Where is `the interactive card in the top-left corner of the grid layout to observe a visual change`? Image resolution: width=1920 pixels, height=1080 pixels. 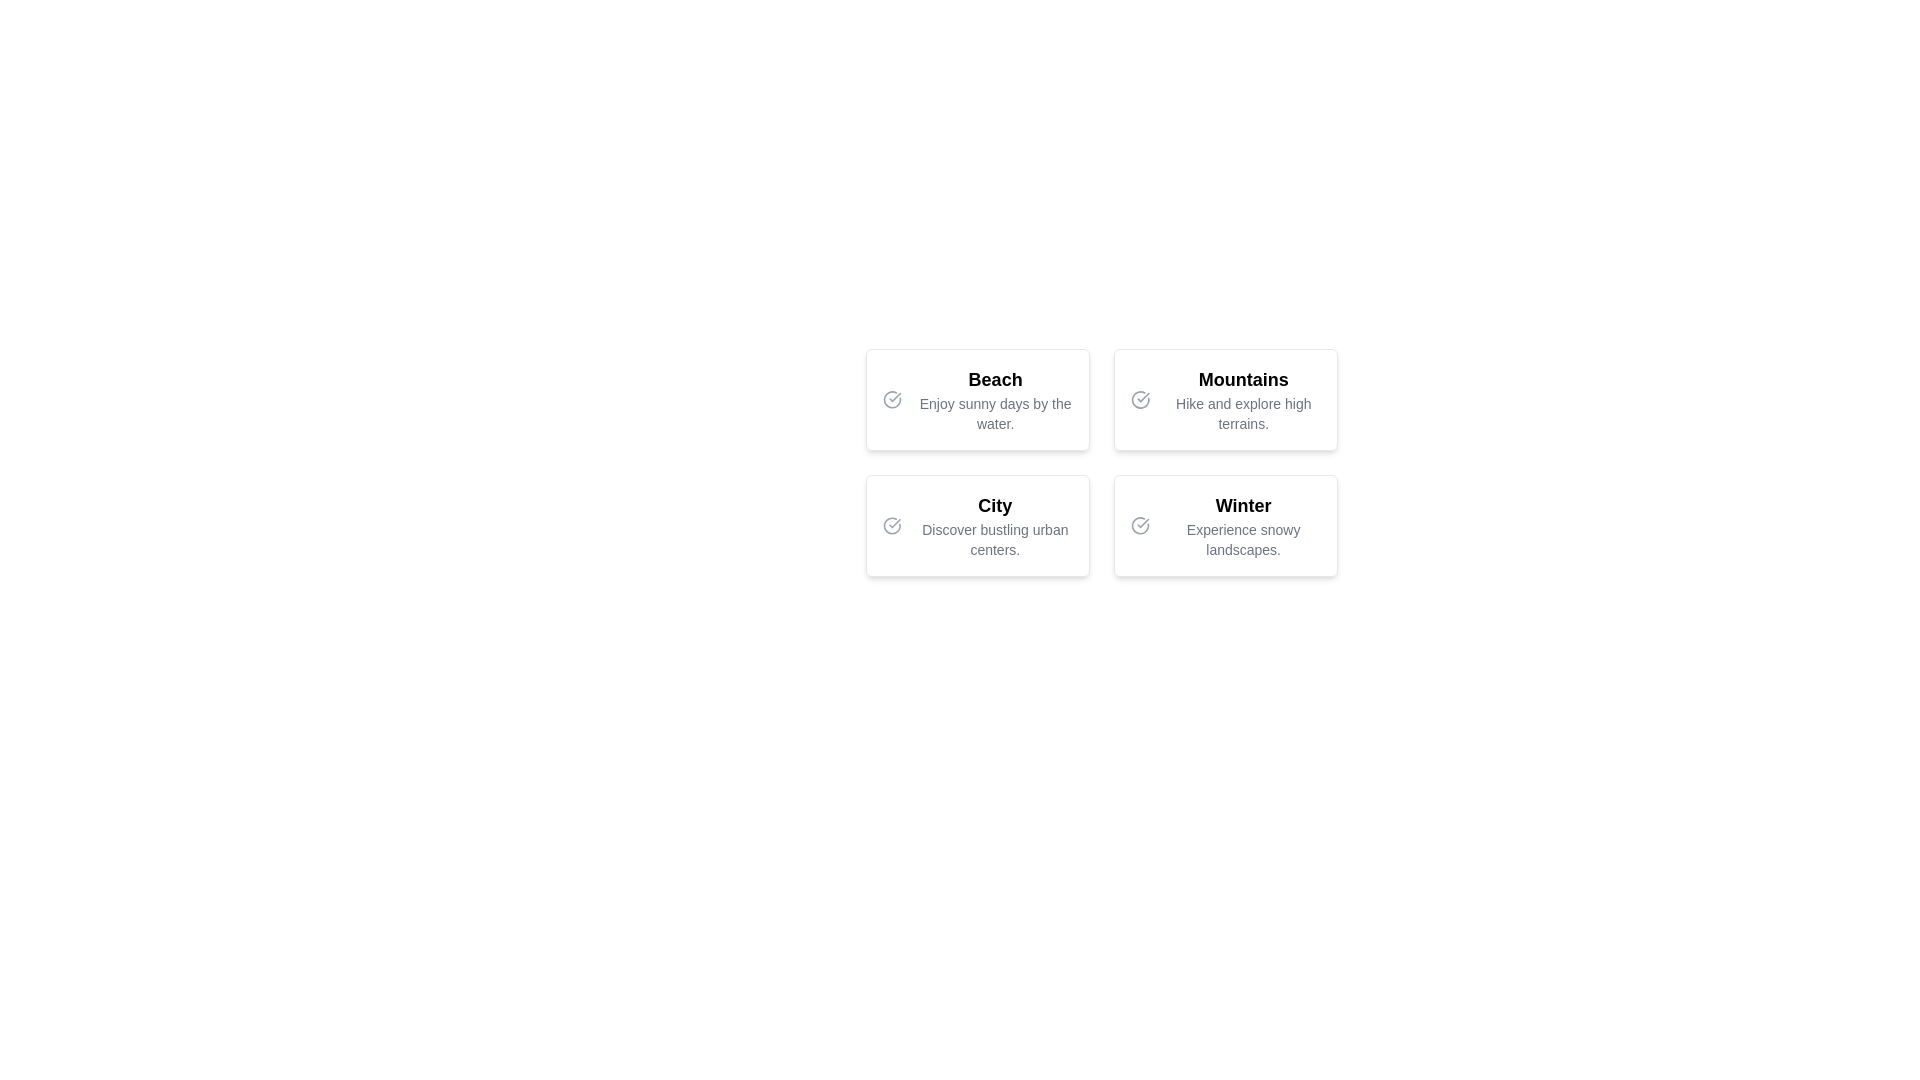
the interactive card in the top-left corner of the grid layout to observe a visual change is located at coordinates (978, 400).